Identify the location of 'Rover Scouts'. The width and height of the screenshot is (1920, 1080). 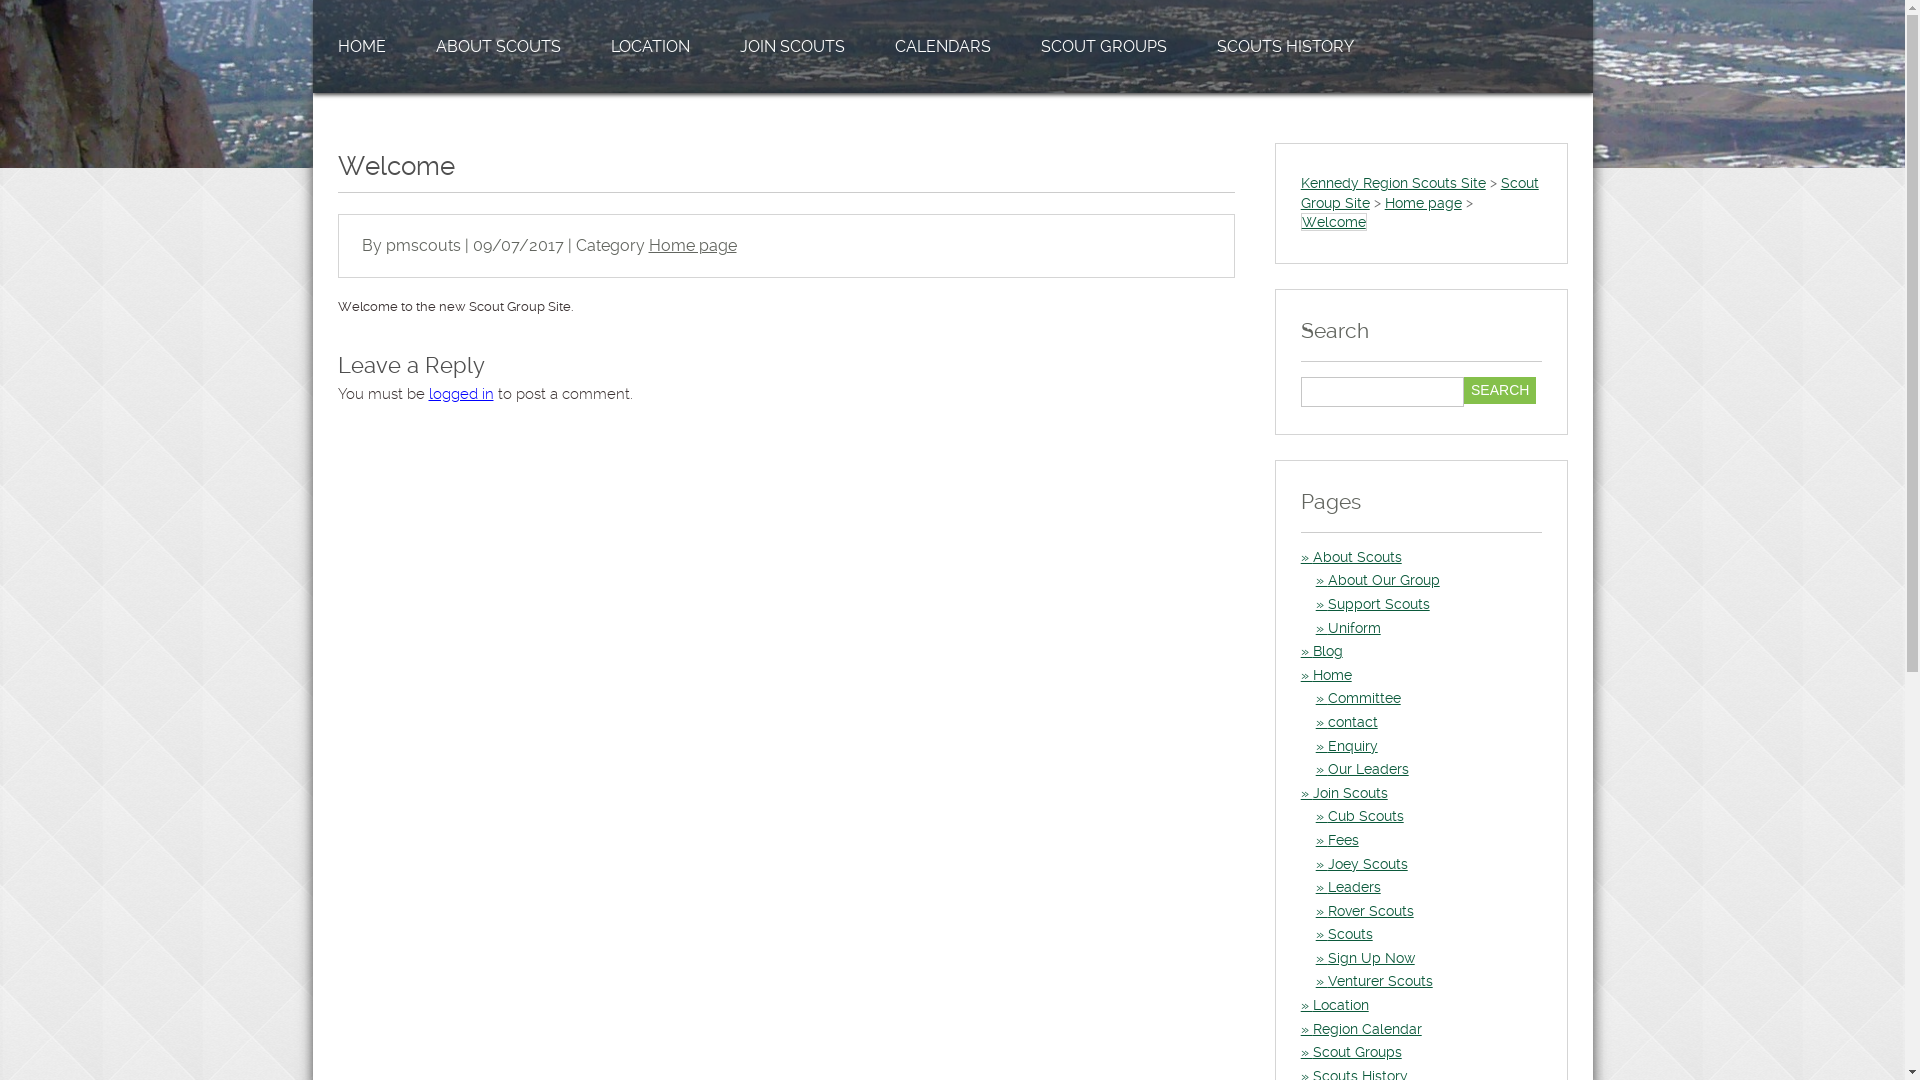
(1363, 910).